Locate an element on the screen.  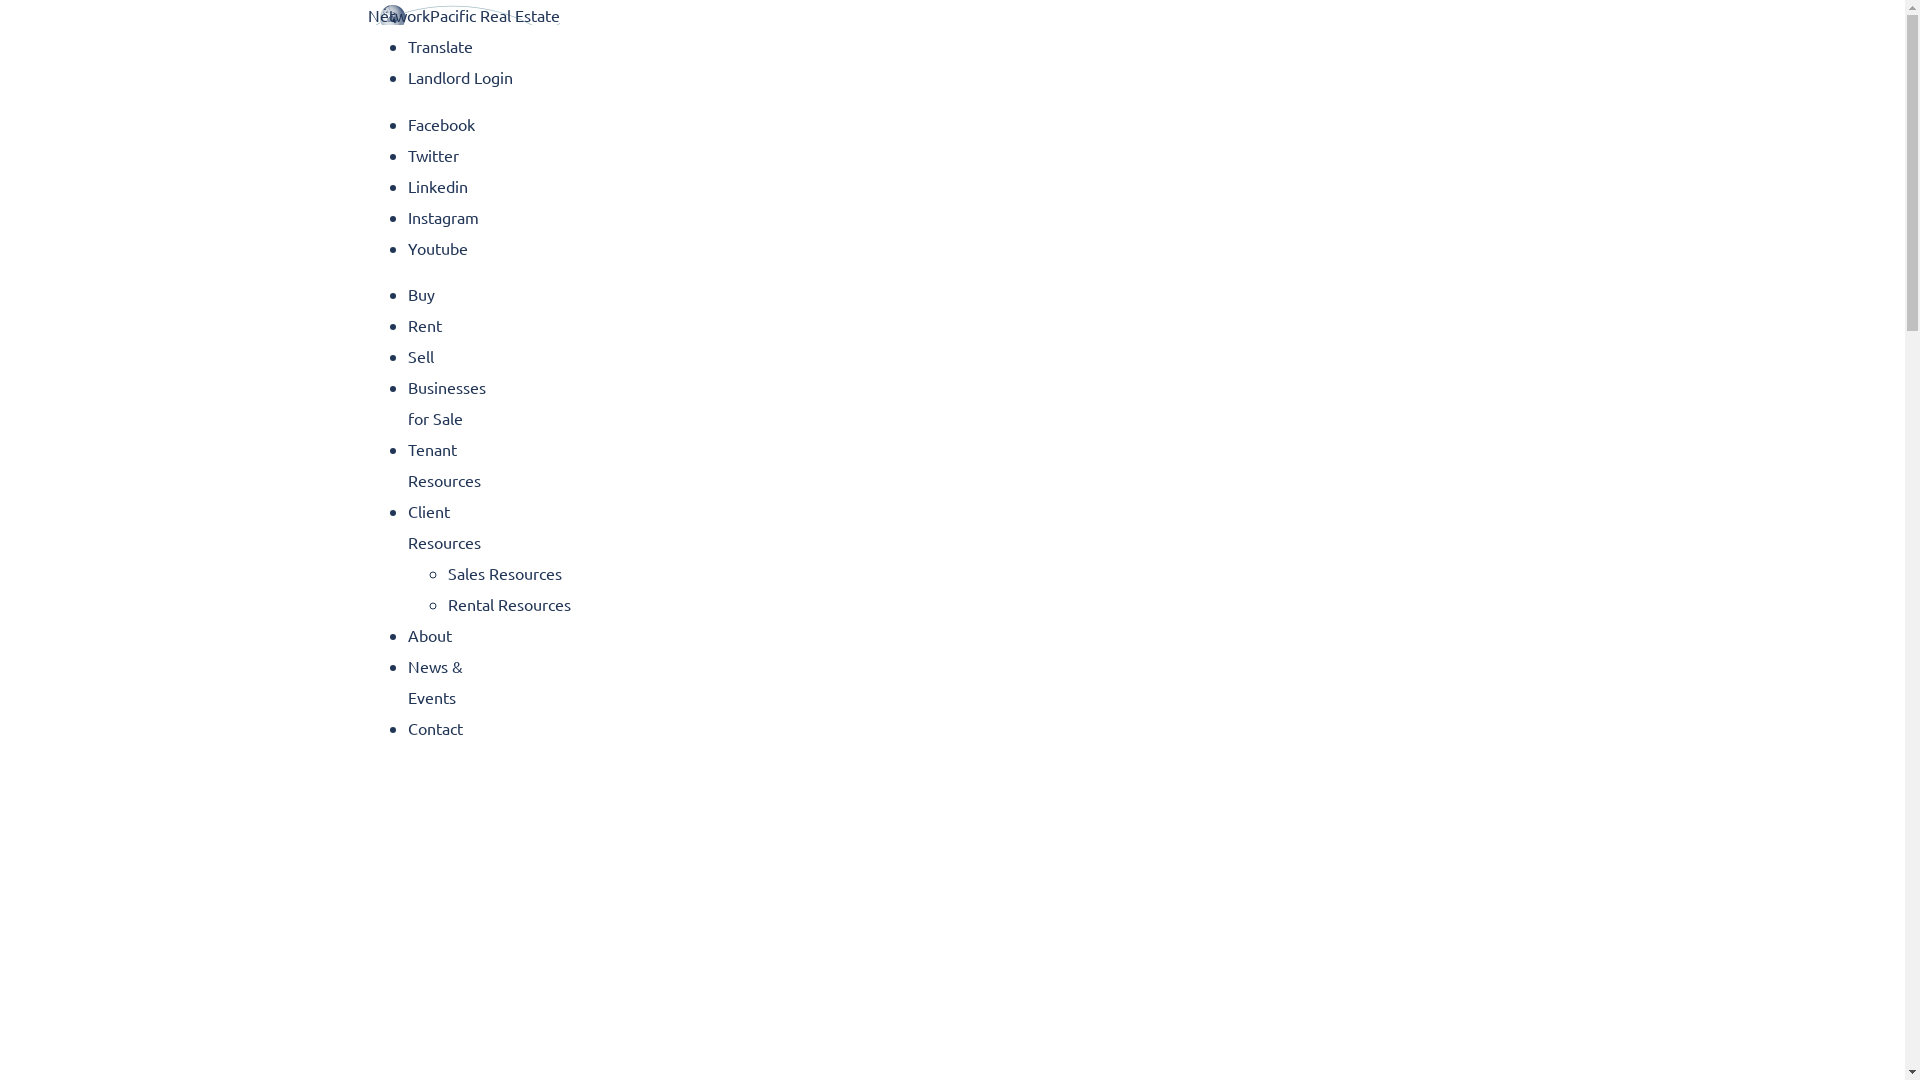
'Rental Resources' is located at coordinates (509, 603).